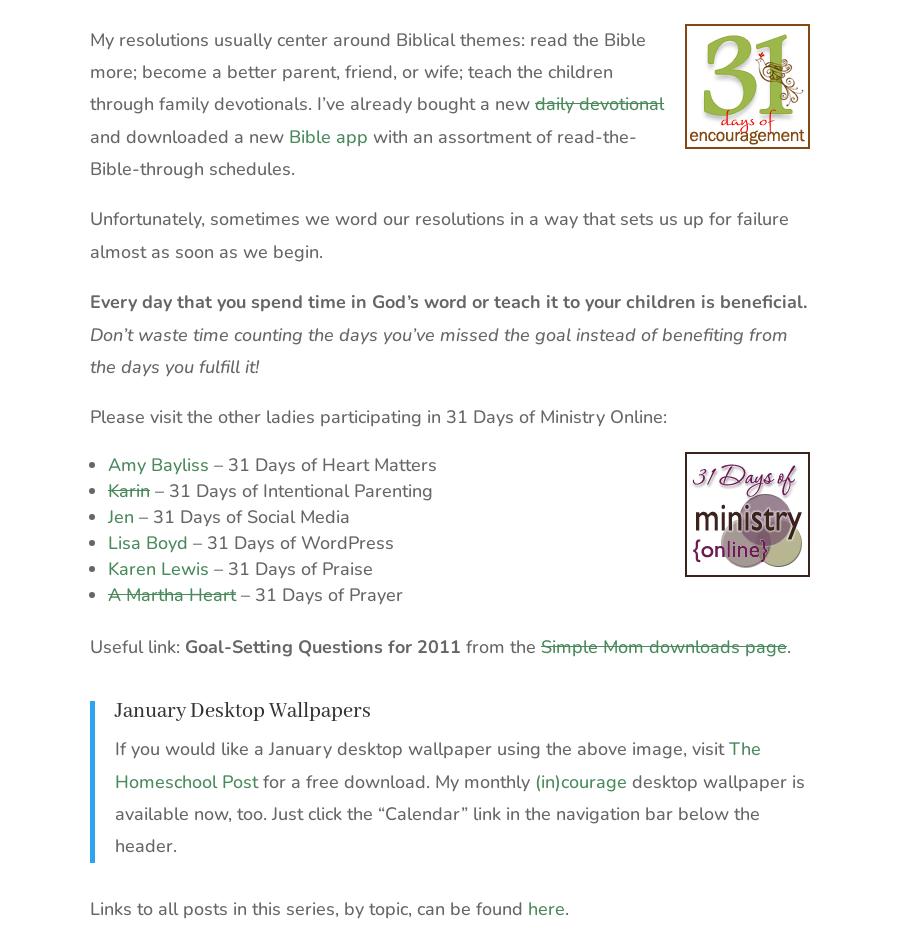 The height and width of the screenshot is (931, 900). Describe the element at coordinates (322, 646) in the screenshot. I see `'Goal-Setting Questions for 2011'` at that location.